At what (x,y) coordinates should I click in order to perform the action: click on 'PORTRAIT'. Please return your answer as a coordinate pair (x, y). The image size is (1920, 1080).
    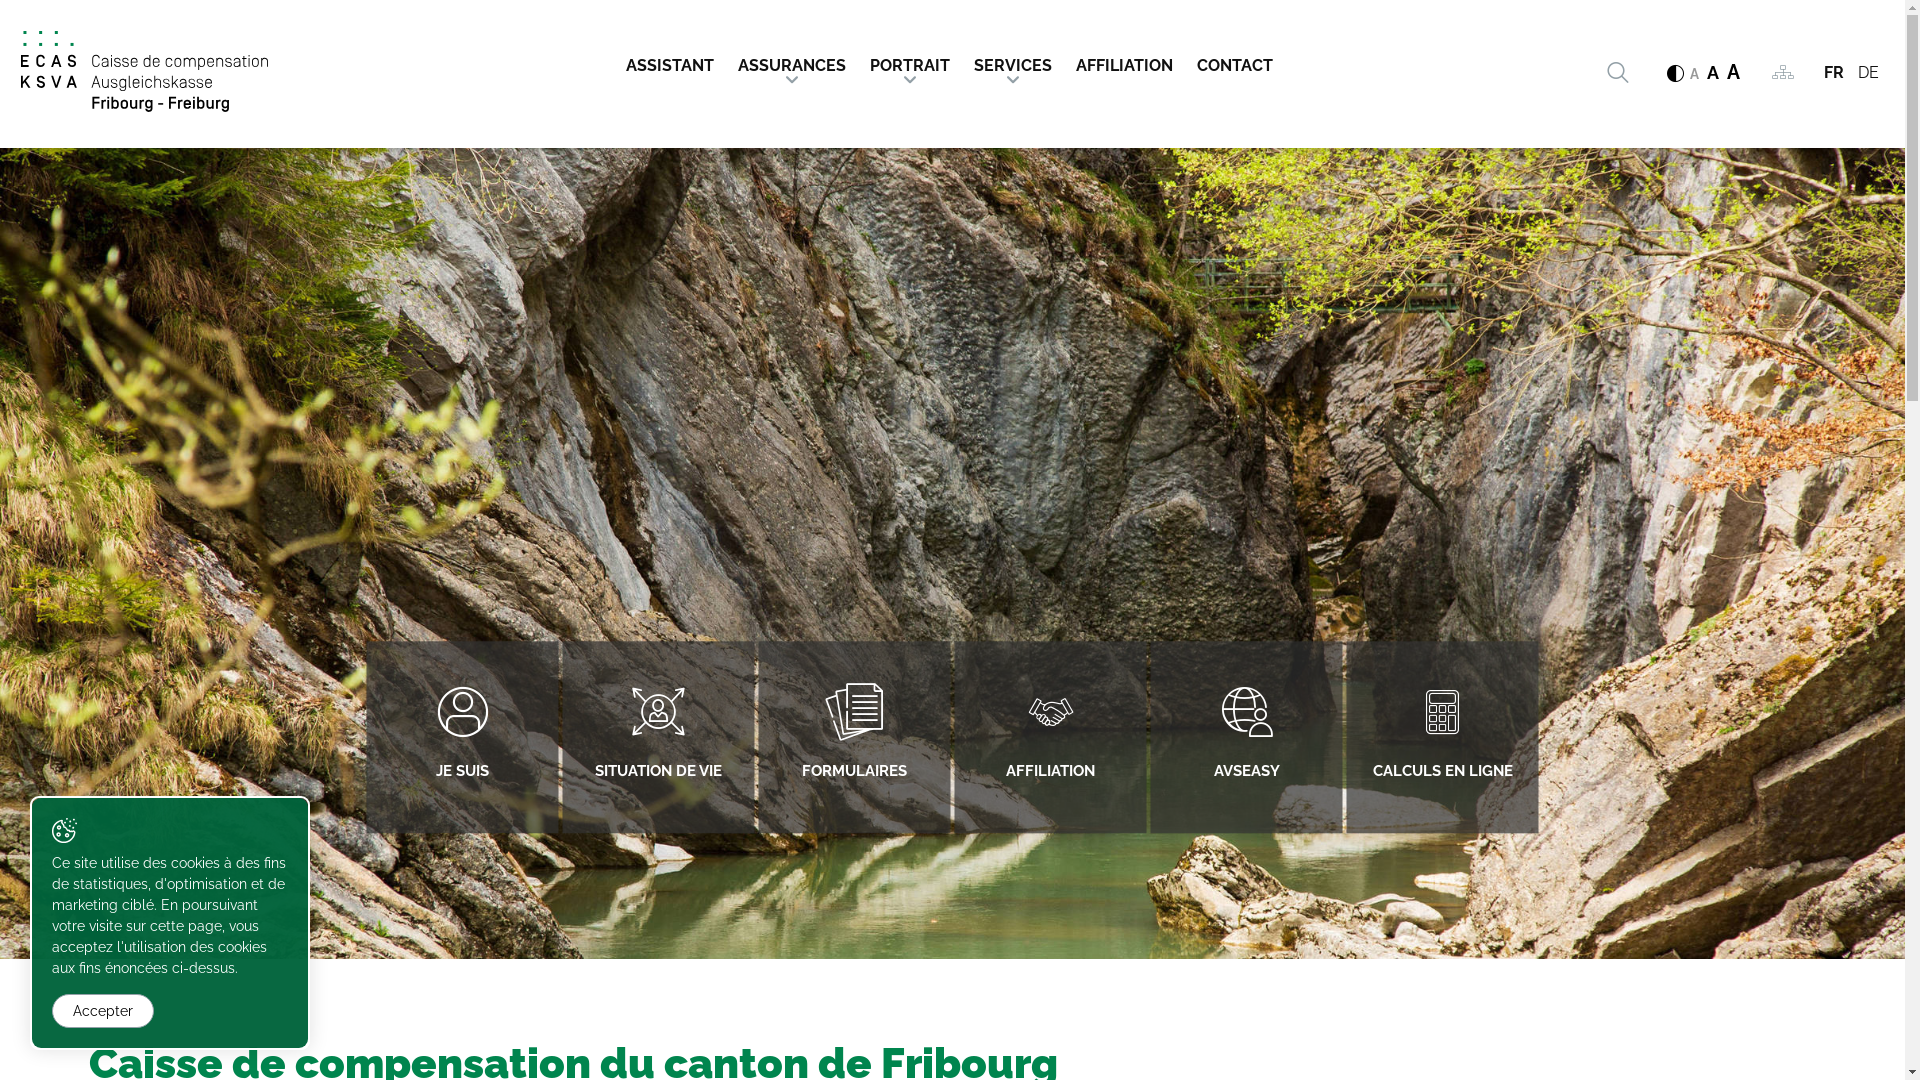
    Looking at the image, I should click on (859, 58).